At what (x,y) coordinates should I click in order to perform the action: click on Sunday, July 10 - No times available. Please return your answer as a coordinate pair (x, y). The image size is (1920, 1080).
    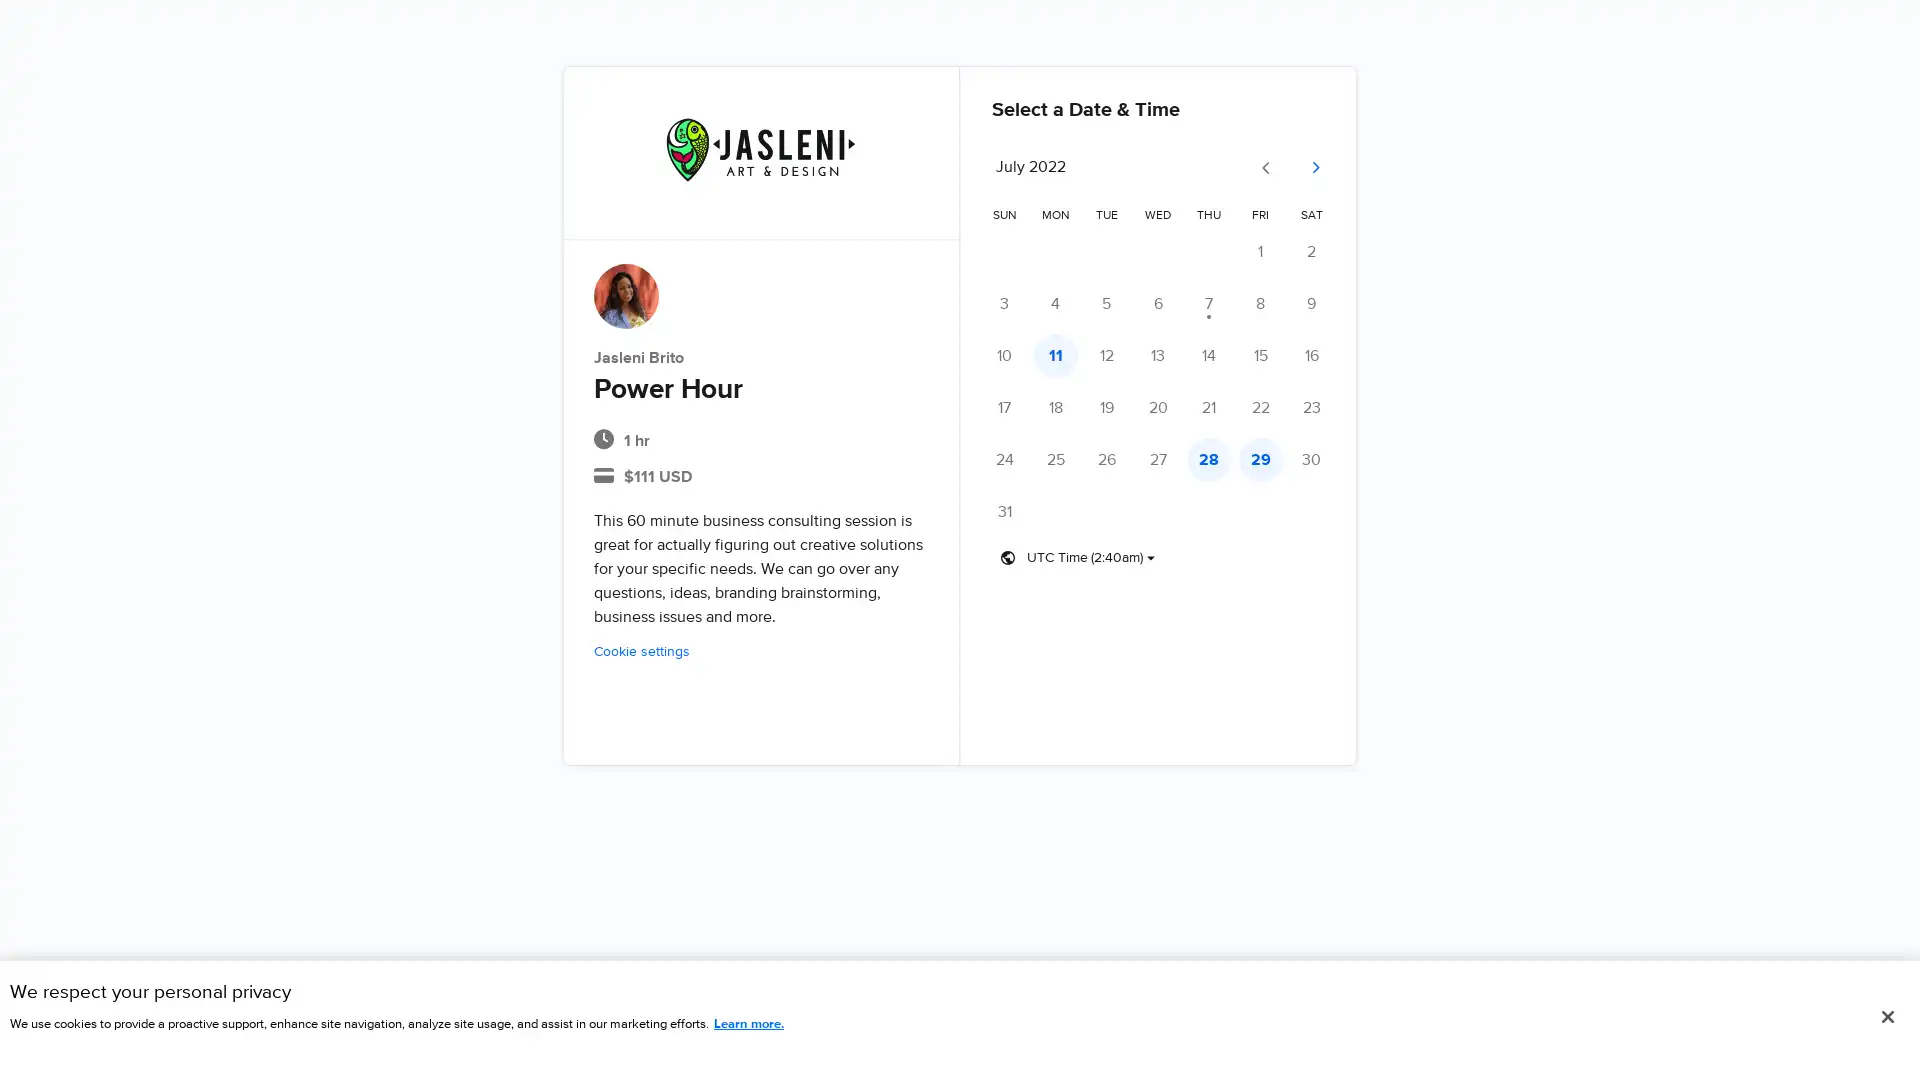
    Looking at the image, I should click on (1003, 354).